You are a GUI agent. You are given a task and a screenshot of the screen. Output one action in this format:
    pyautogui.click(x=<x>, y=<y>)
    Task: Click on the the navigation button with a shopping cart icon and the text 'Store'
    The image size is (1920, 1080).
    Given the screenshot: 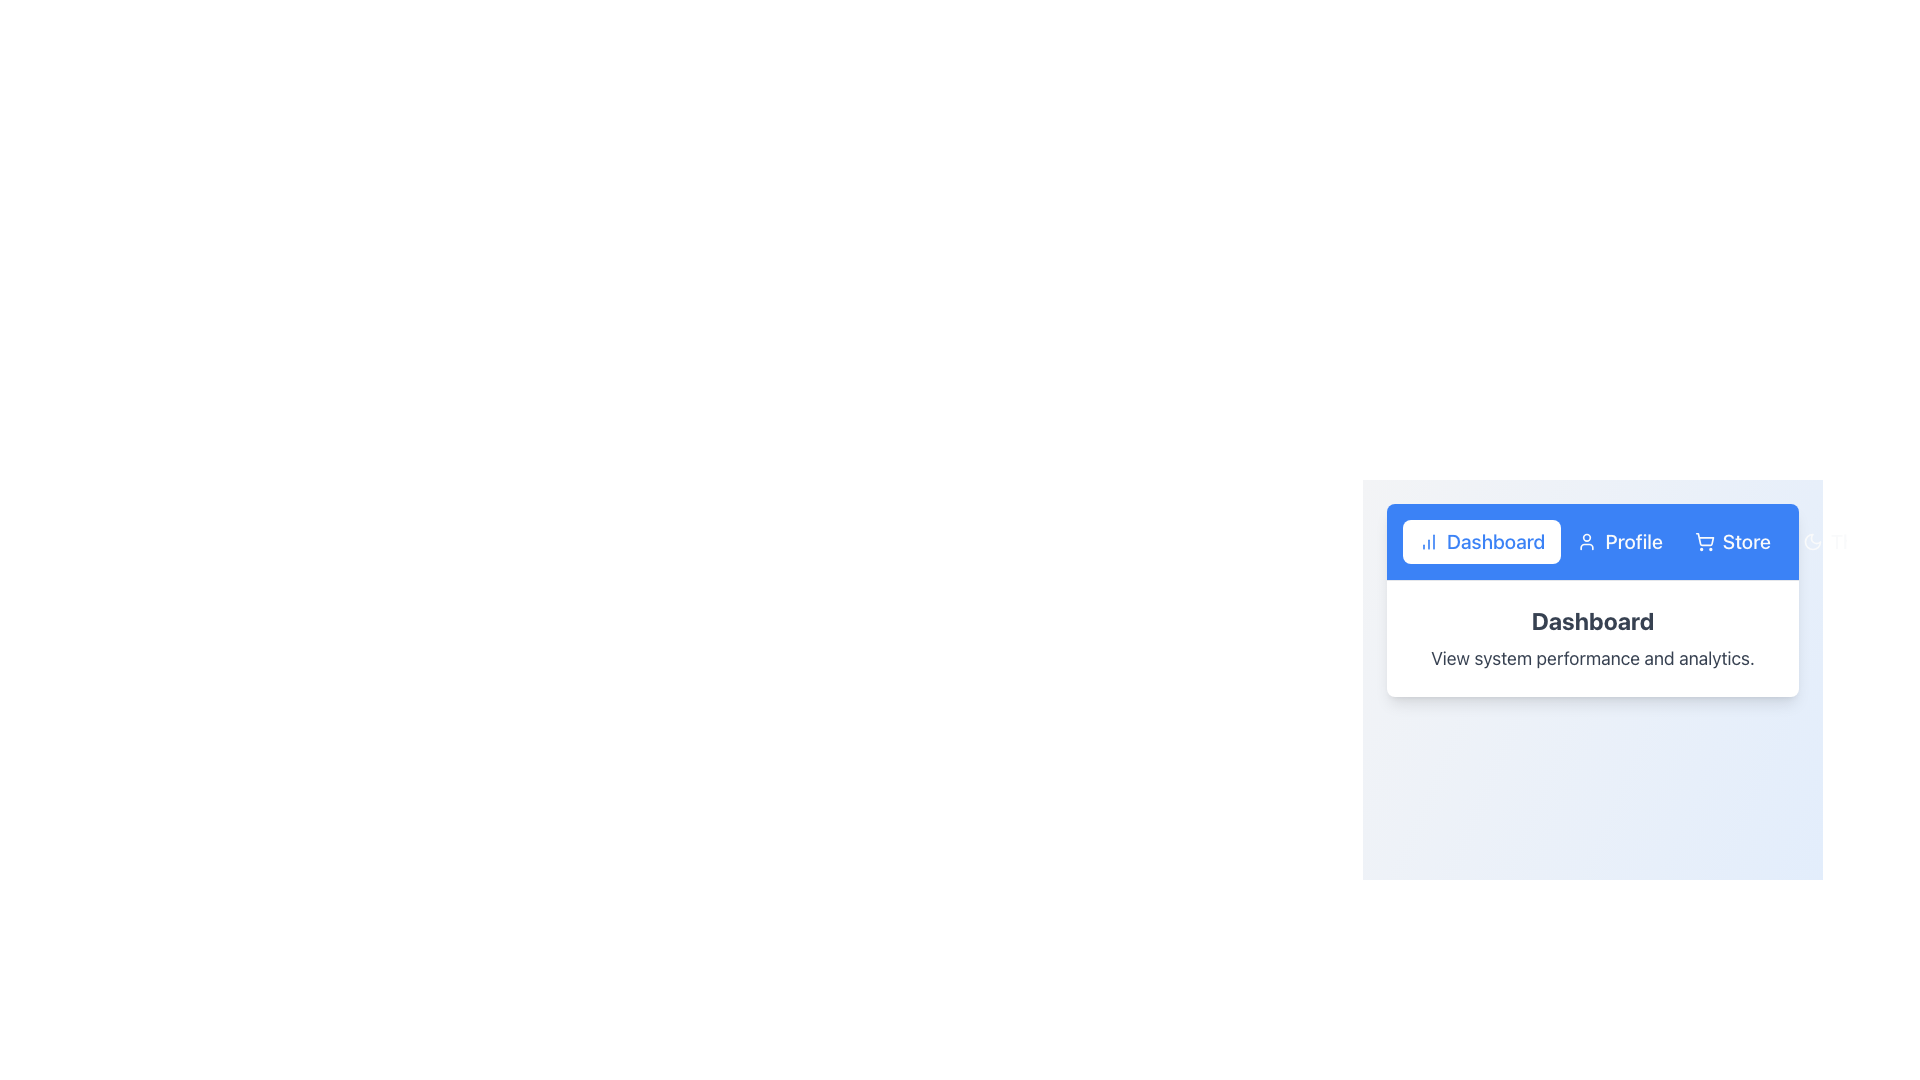 What is the action you would take?
    pyautogui.click(x=1731, y=542)
    